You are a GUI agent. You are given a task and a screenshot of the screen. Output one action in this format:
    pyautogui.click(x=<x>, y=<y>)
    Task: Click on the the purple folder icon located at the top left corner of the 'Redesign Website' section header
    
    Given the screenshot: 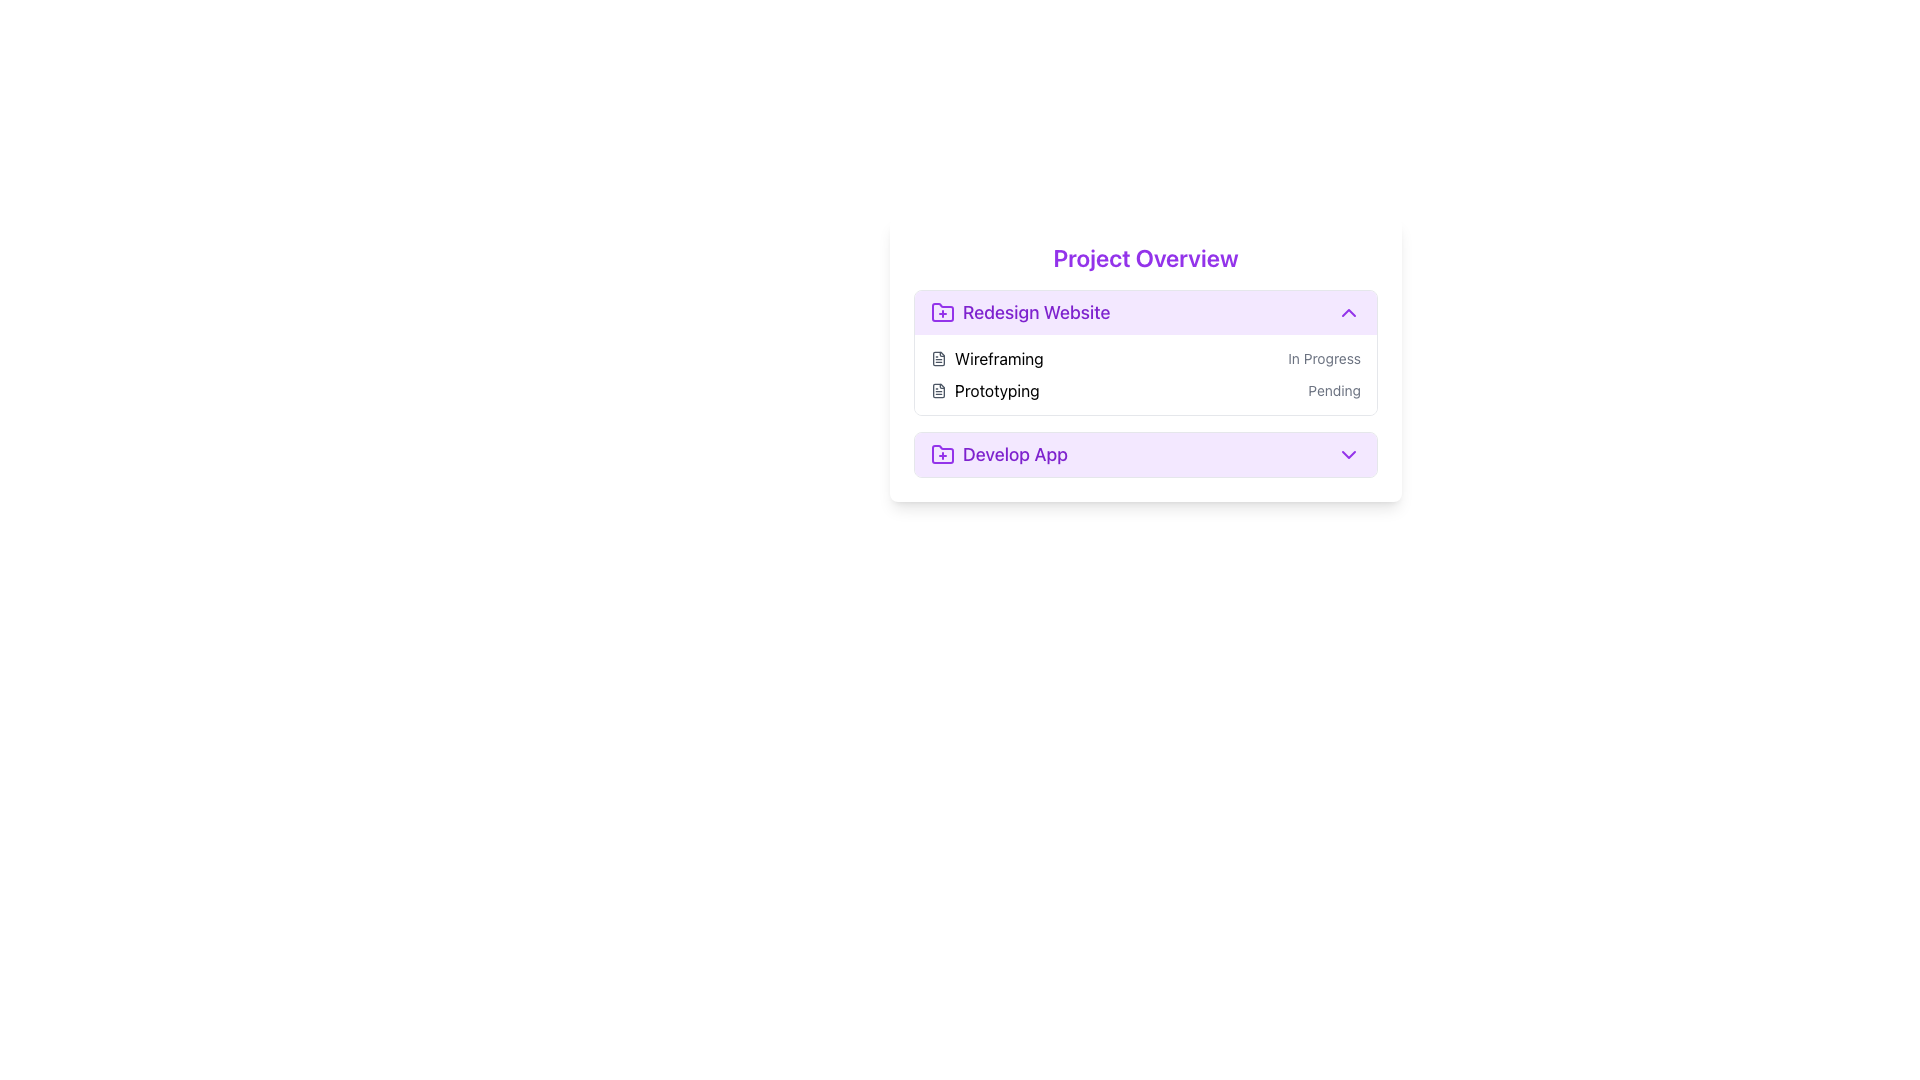 What is the action you would take?
    pyautogui.click(x=941, y=312)
    